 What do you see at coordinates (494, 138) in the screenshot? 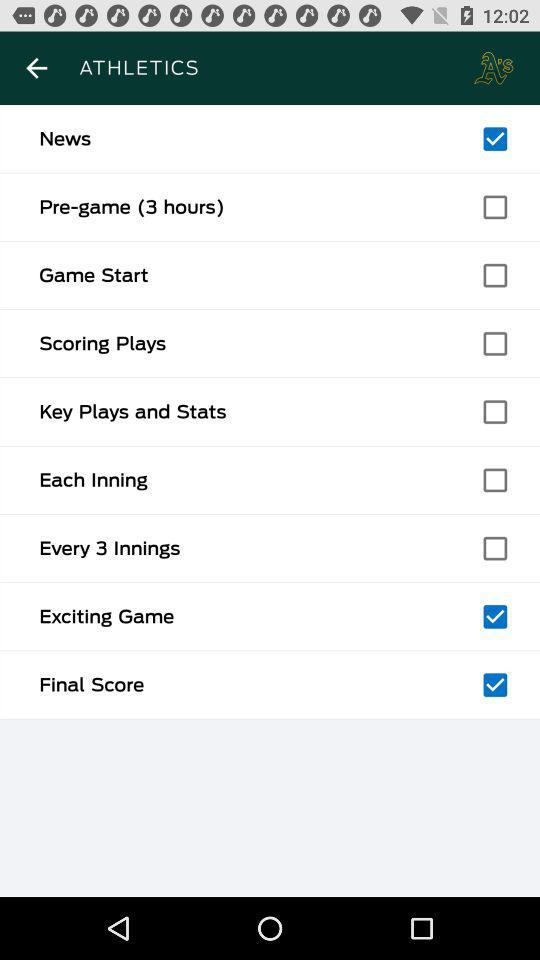
I see `news check box` at bounding box center [494, 138].